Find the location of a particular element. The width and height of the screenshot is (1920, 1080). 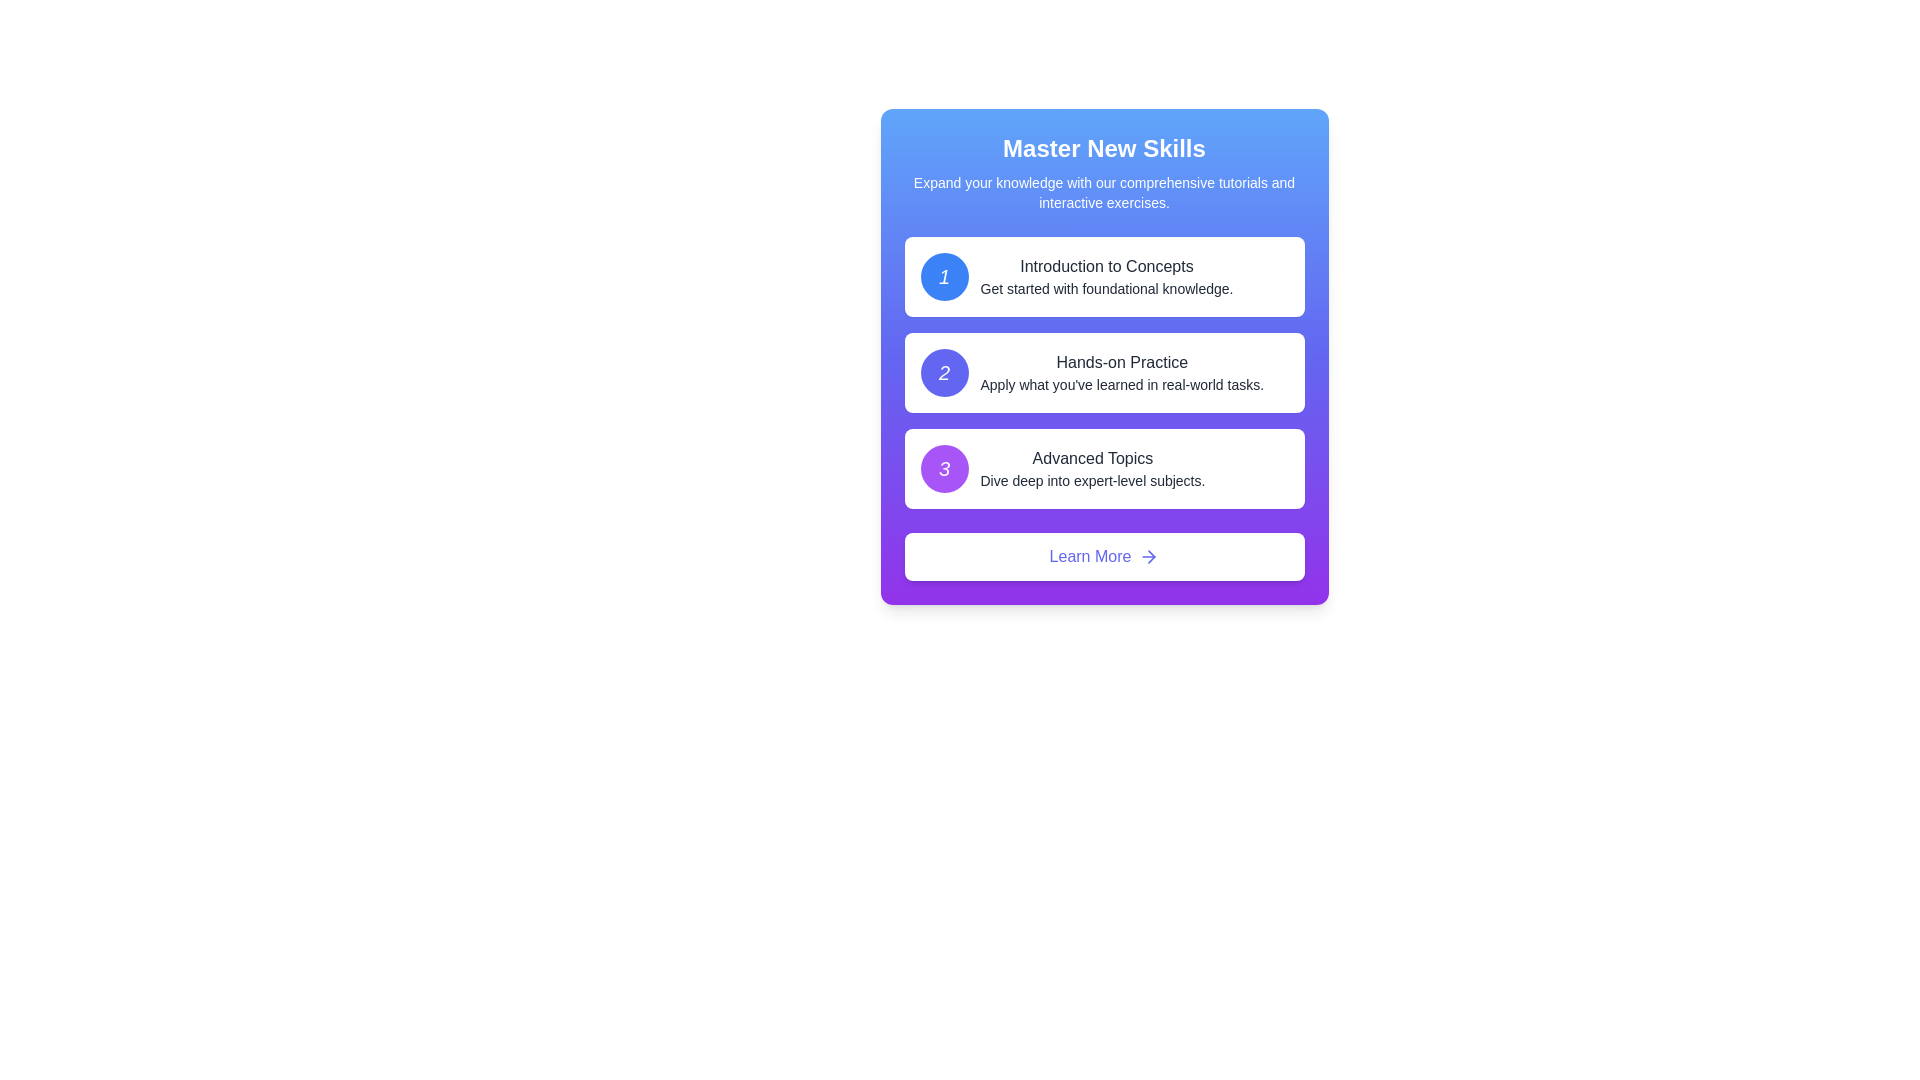

the text label that reads 'Master New Skills', which is prominently displayed in white on a blue background at the top of the card-like component is located at coordinates (1103, 148).